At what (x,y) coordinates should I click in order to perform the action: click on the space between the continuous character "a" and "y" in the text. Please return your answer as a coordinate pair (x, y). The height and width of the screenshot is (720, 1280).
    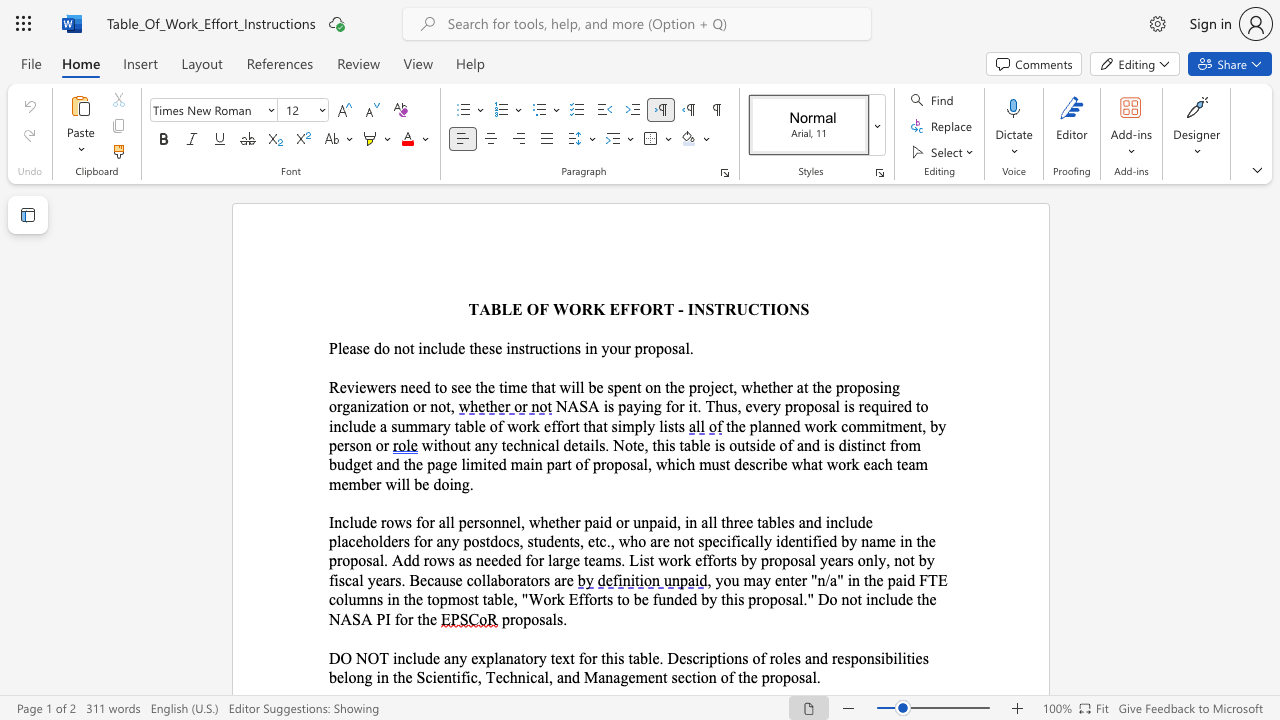
    Looking at the image, I should click on (762, 580).